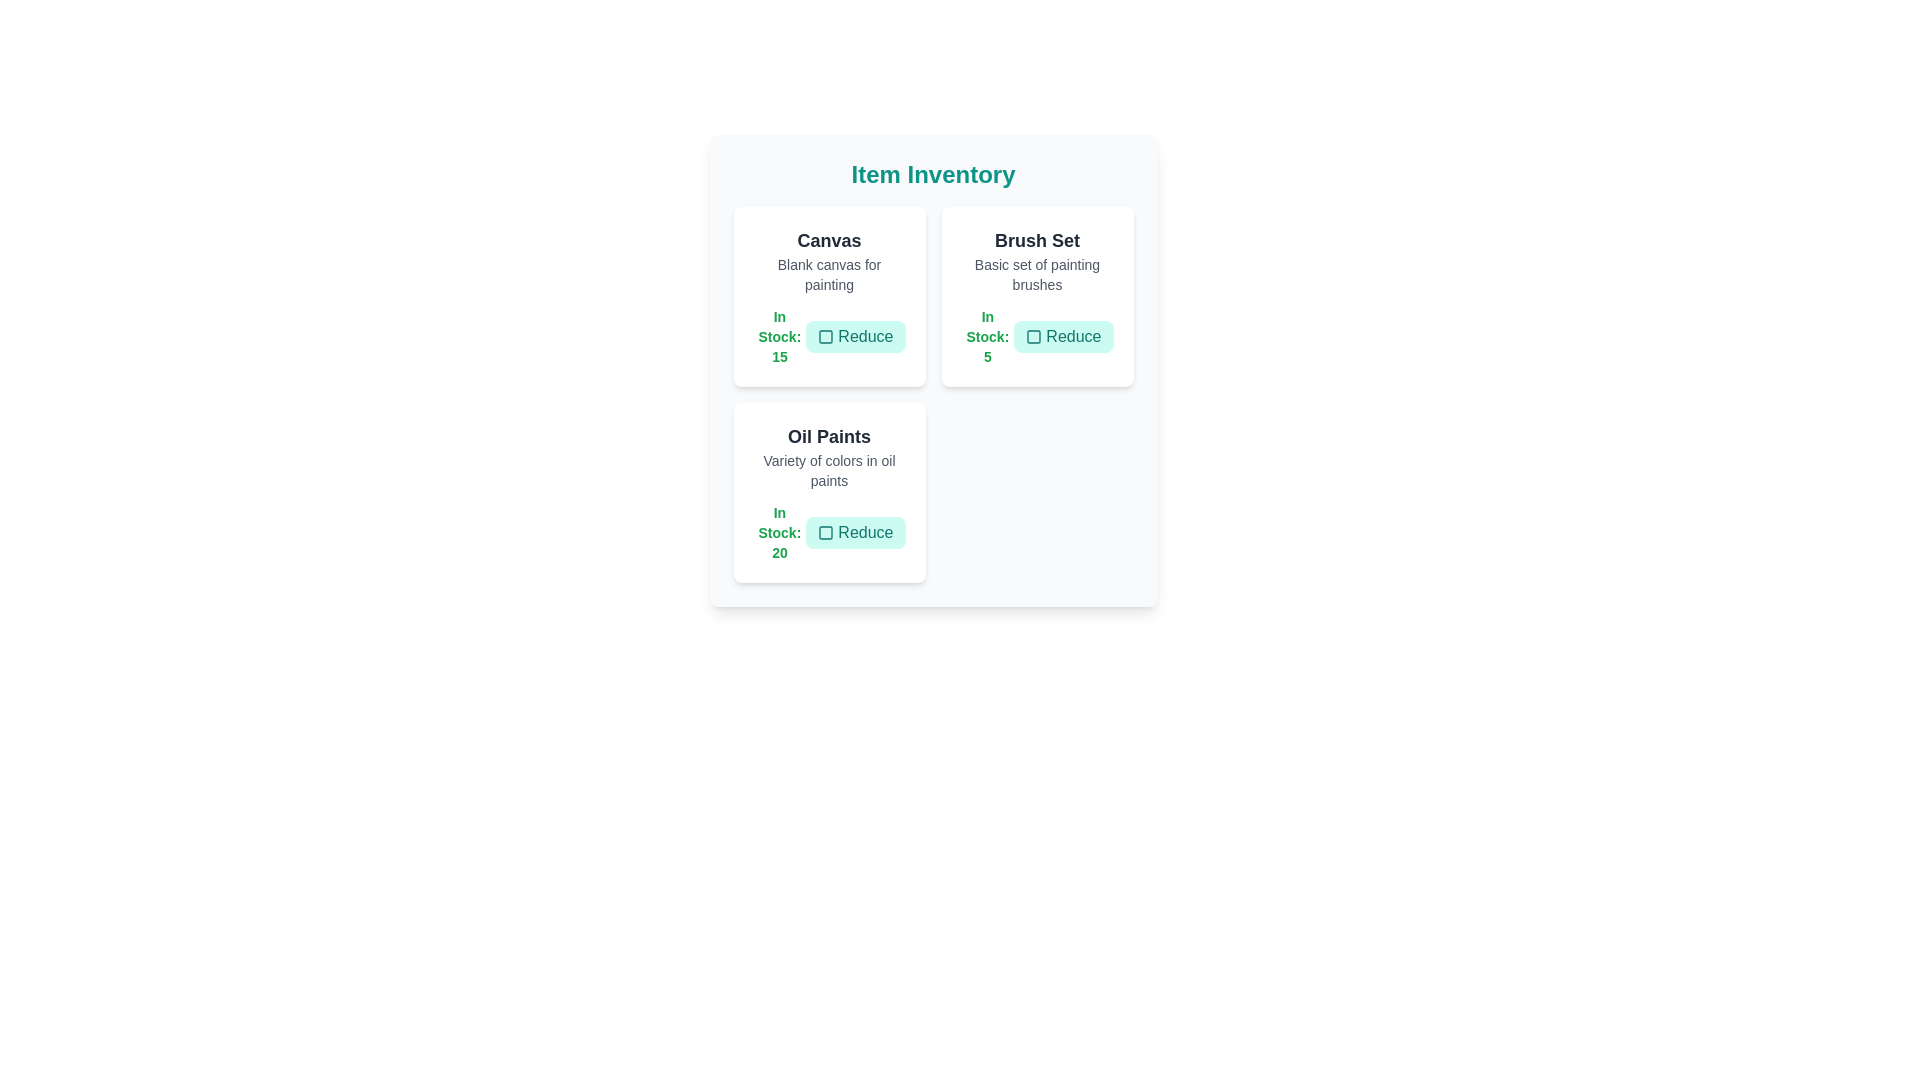 This screenshot has width=1920, height=1080. What do you see at coordinates (1062, 335) in the screenshot?
I see `'Reduce' button for the item Brush Set` at bounding box center [1062, 335].